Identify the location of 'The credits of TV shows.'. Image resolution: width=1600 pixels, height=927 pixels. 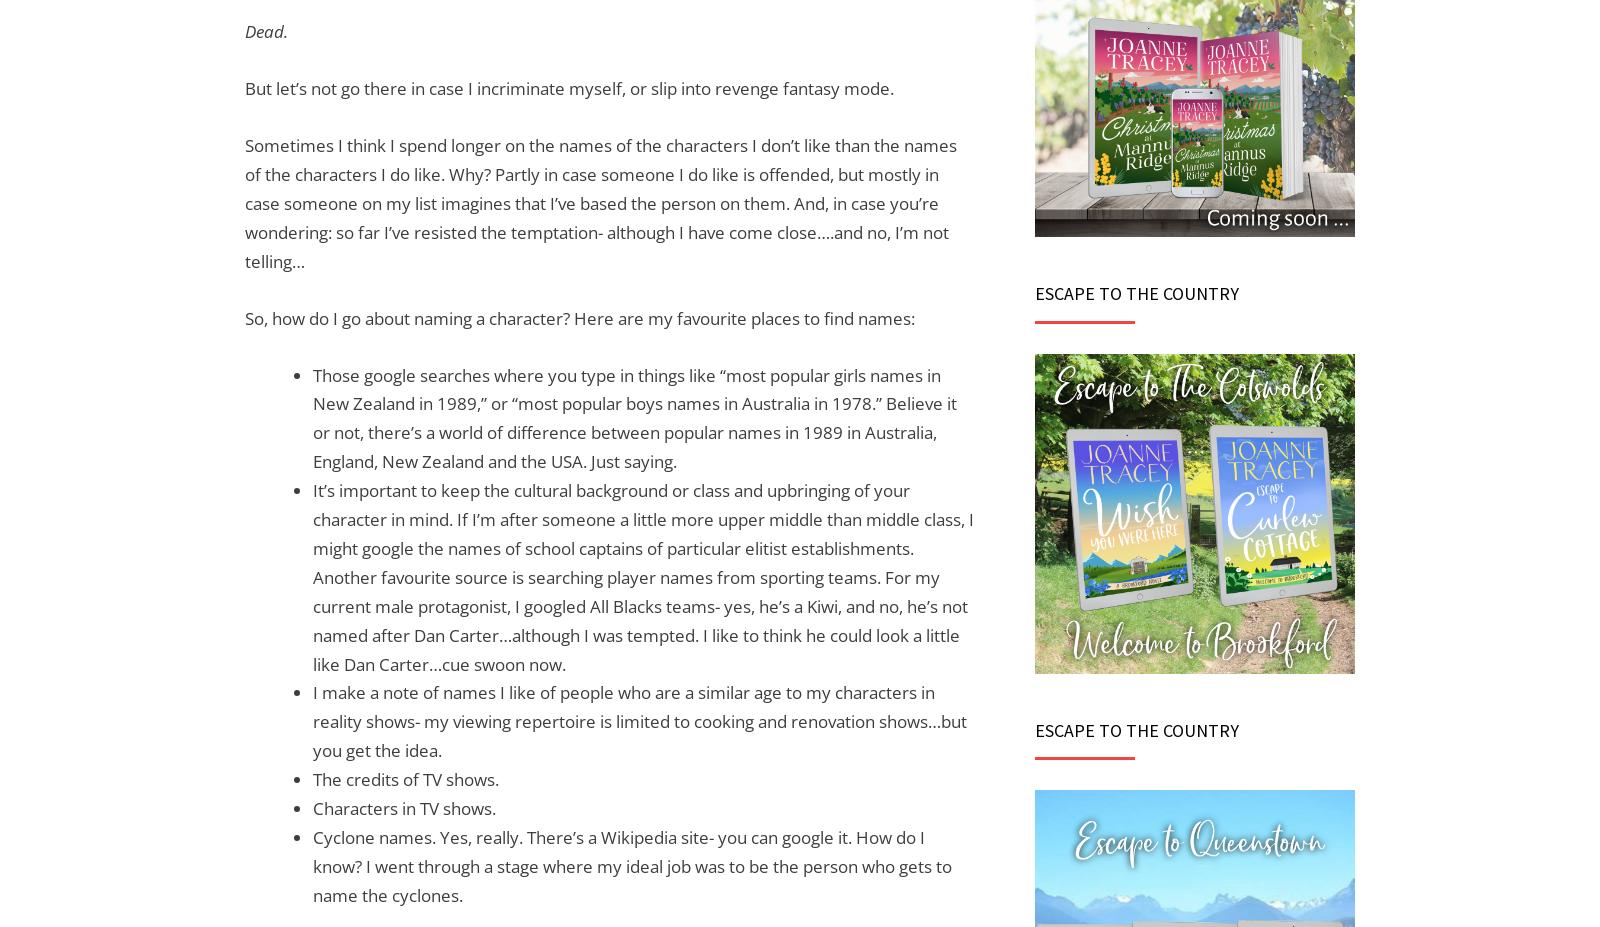
(405, 779).